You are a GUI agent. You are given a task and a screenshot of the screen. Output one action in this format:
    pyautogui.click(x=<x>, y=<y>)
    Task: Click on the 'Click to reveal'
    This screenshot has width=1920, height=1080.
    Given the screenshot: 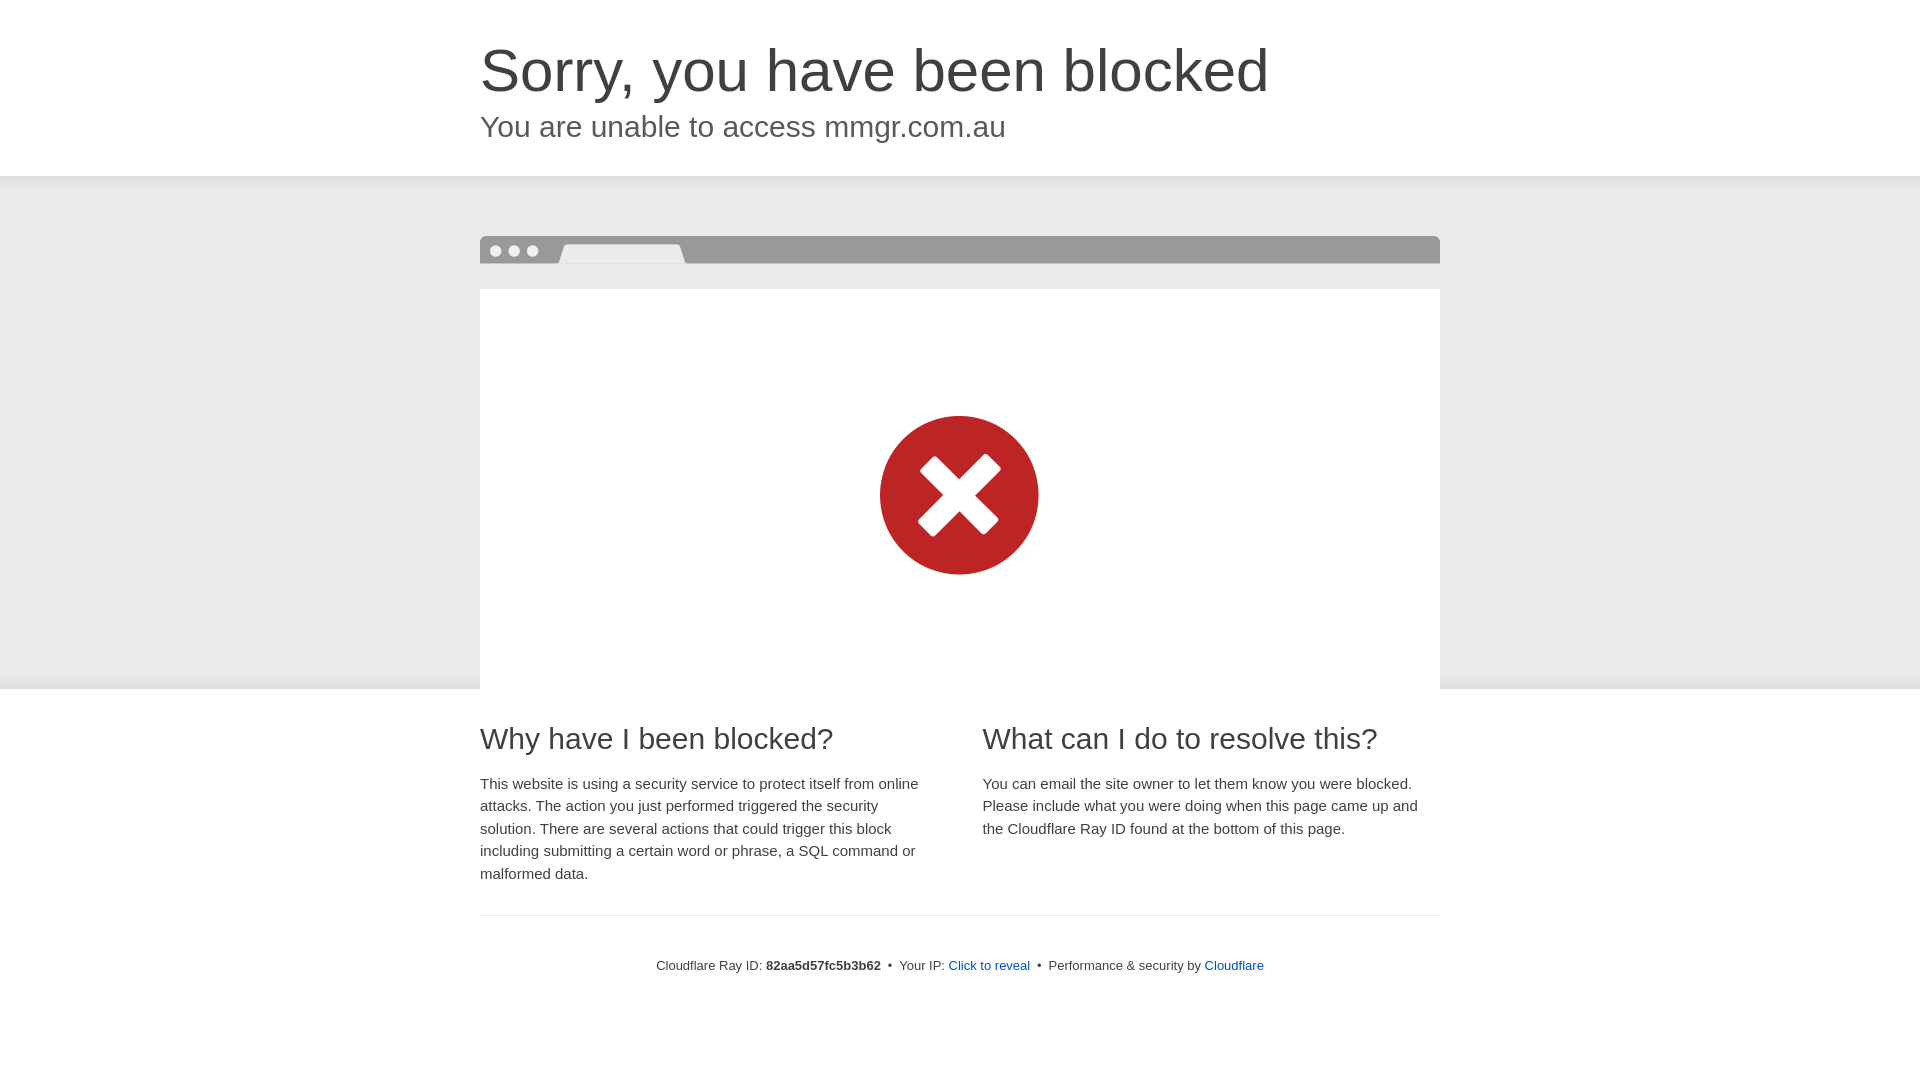 What is the action you would take?
    pyautogui.click(x=989, y=964)
    